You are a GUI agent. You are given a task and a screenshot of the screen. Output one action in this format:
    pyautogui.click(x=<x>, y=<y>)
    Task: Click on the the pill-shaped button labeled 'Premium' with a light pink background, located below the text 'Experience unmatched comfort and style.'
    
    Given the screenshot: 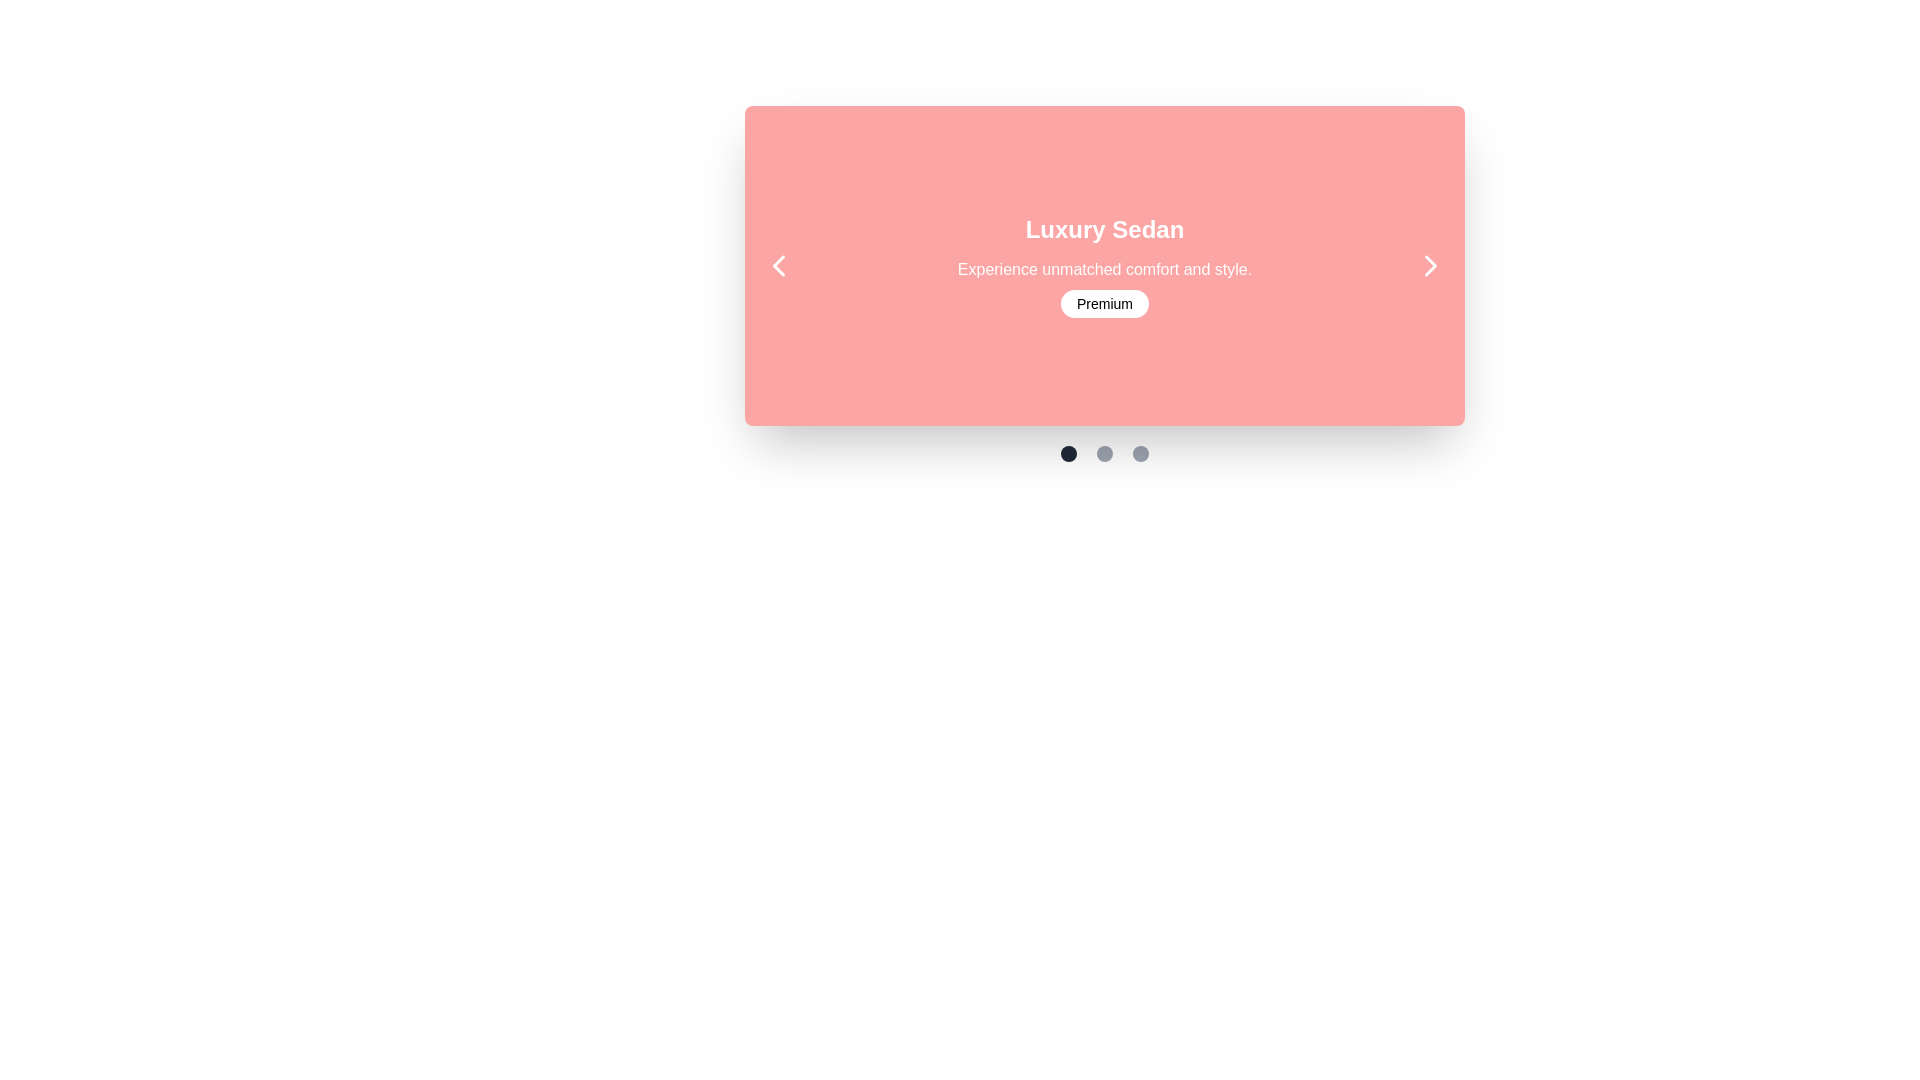 What is the action you would take?
    pyautogui.click(x=1103, y=304)
    